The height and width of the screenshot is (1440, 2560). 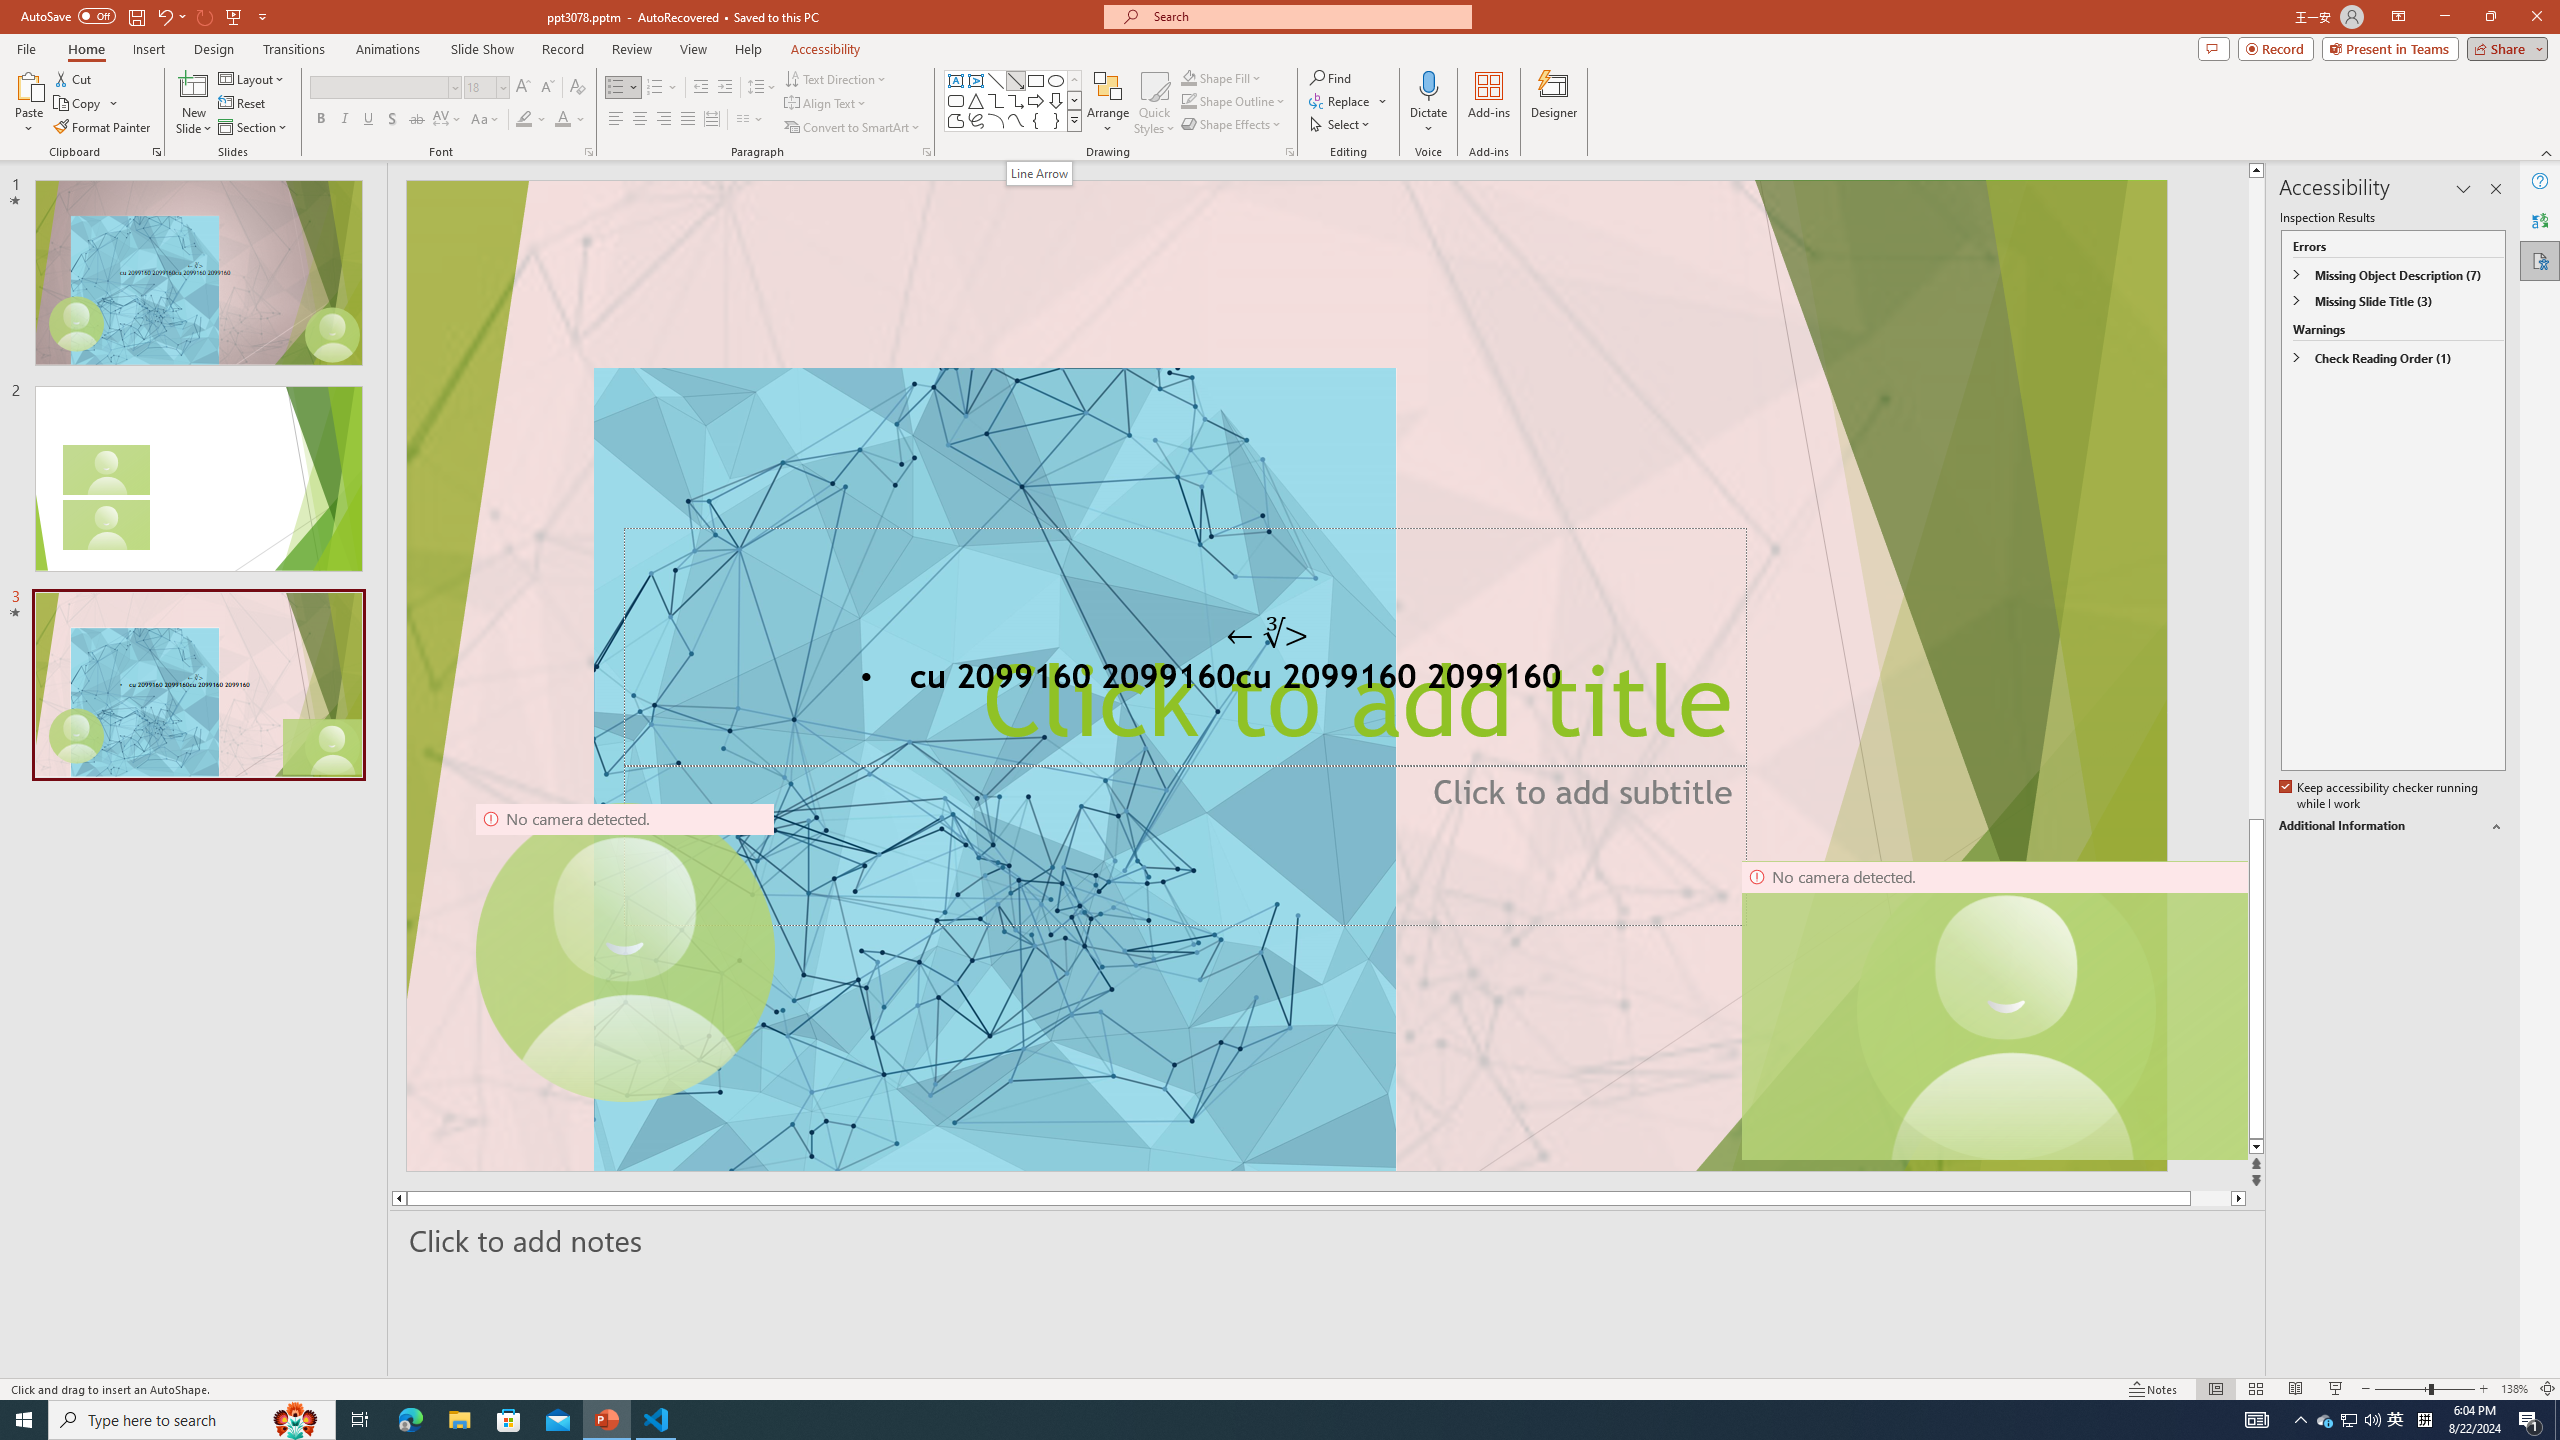 I want to click on 'TextBox 61', so click(x=1284, y=679).